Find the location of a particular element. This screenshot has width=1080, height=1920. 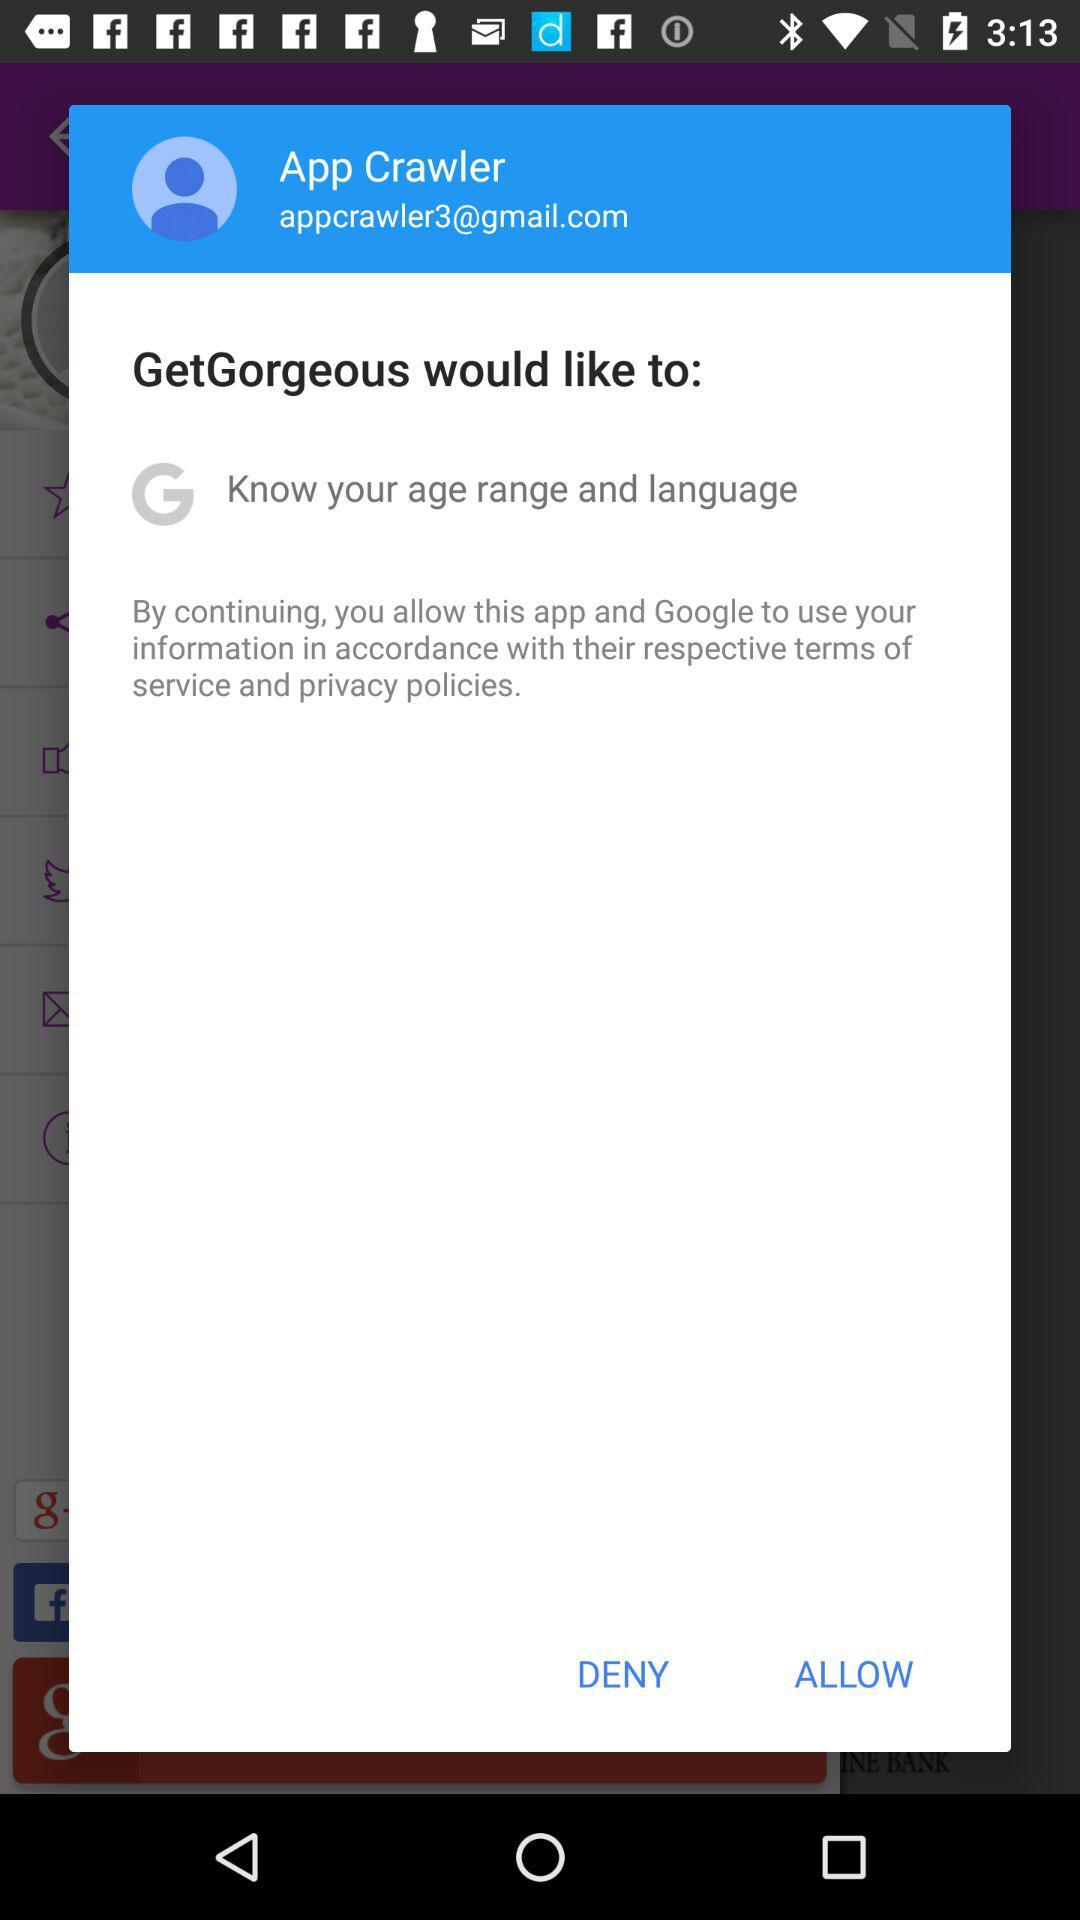

the app below the by continuing you item is located at coordinates (621, 1673).